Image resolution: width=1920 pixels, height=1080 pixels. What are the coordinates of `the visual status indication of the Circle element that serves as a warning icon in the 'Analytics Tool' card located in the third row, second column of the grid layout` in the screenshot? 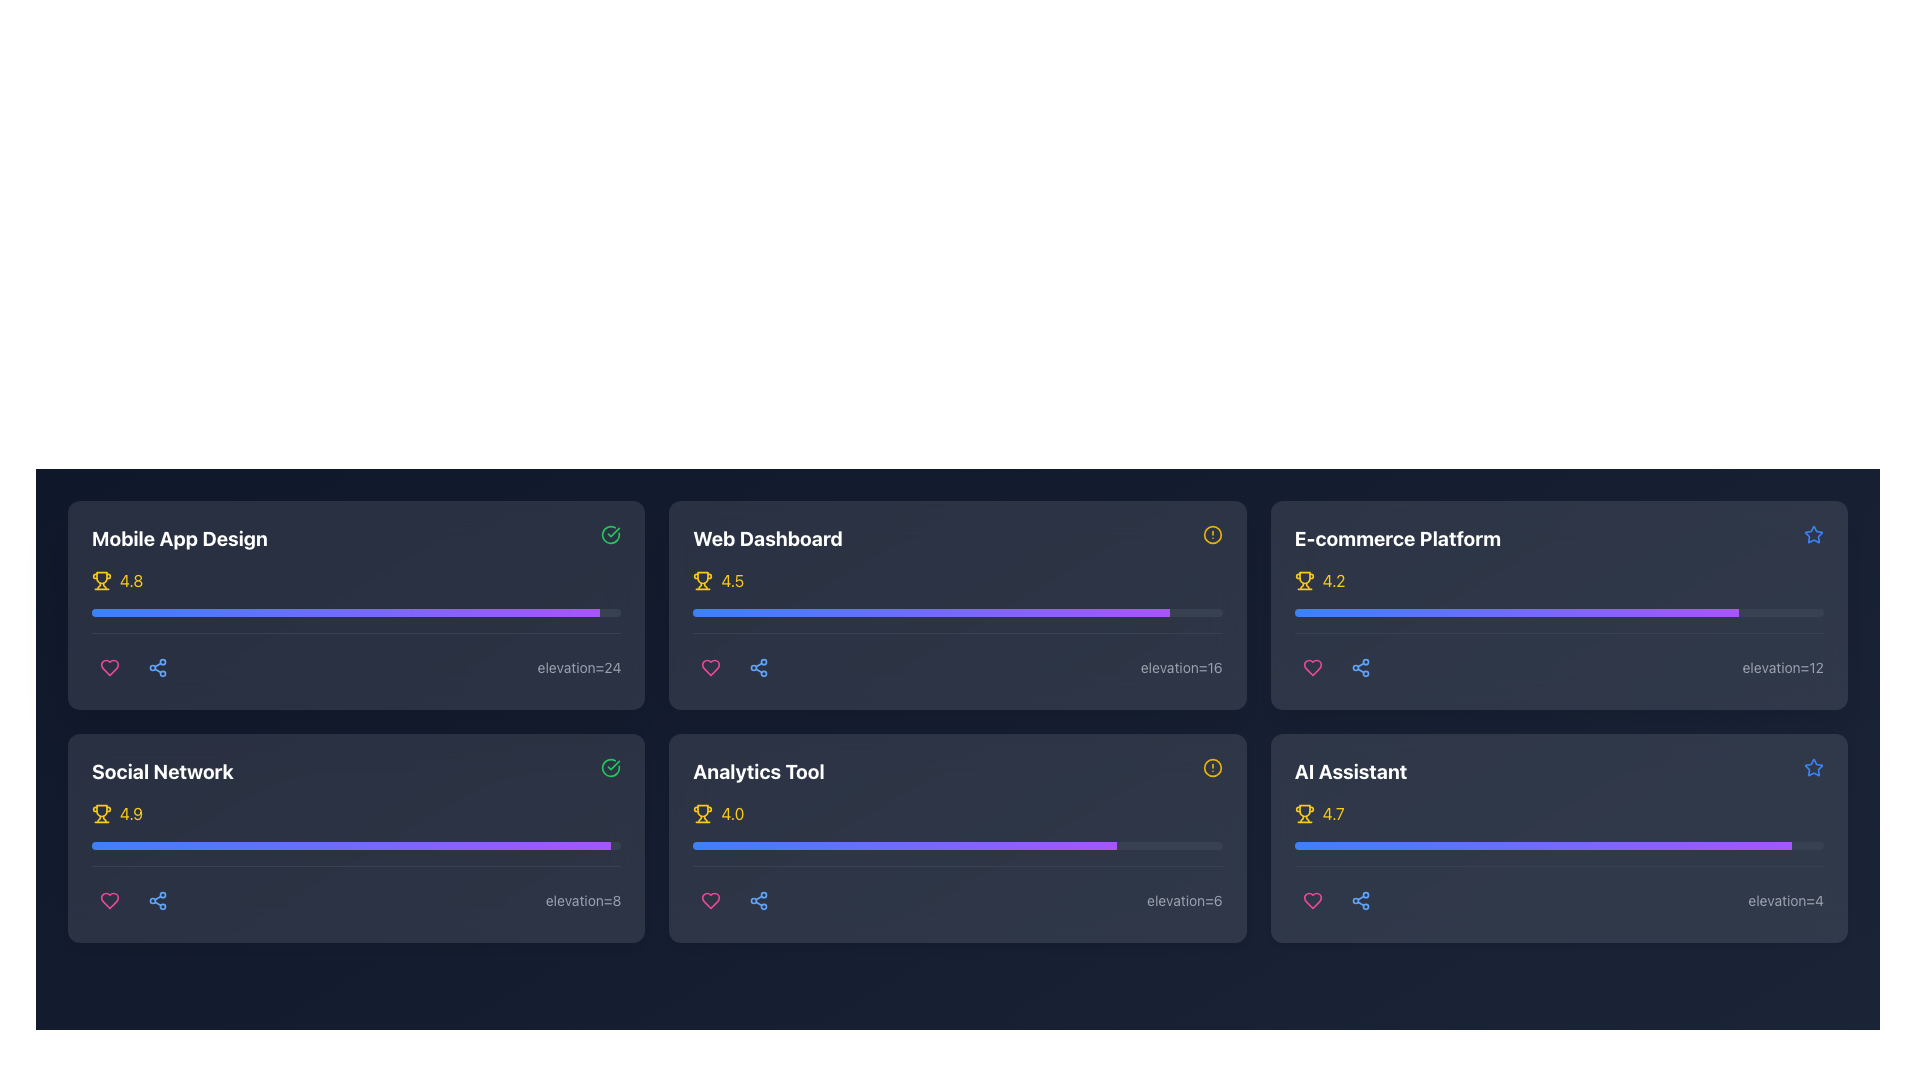 It's located at (1211, 766).